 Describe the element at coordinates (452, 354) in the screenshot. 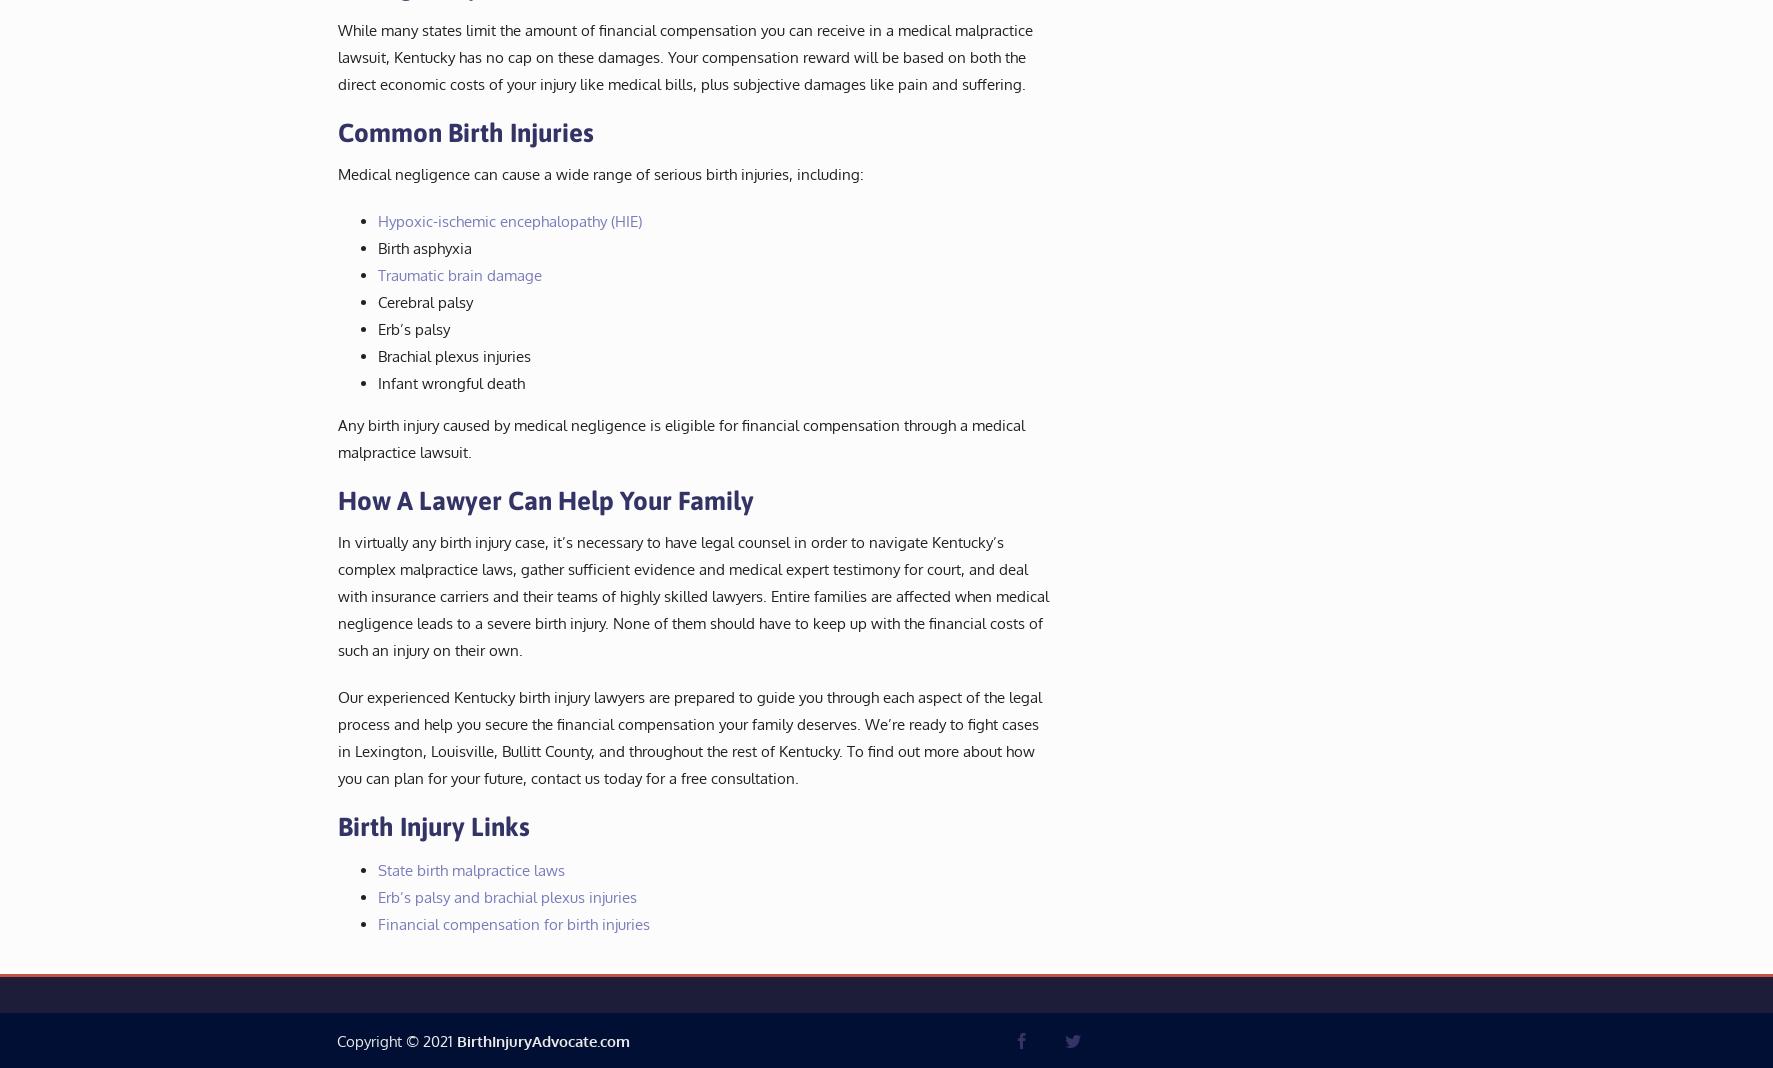

I see `'Brachial plexus injuries'` at that location.